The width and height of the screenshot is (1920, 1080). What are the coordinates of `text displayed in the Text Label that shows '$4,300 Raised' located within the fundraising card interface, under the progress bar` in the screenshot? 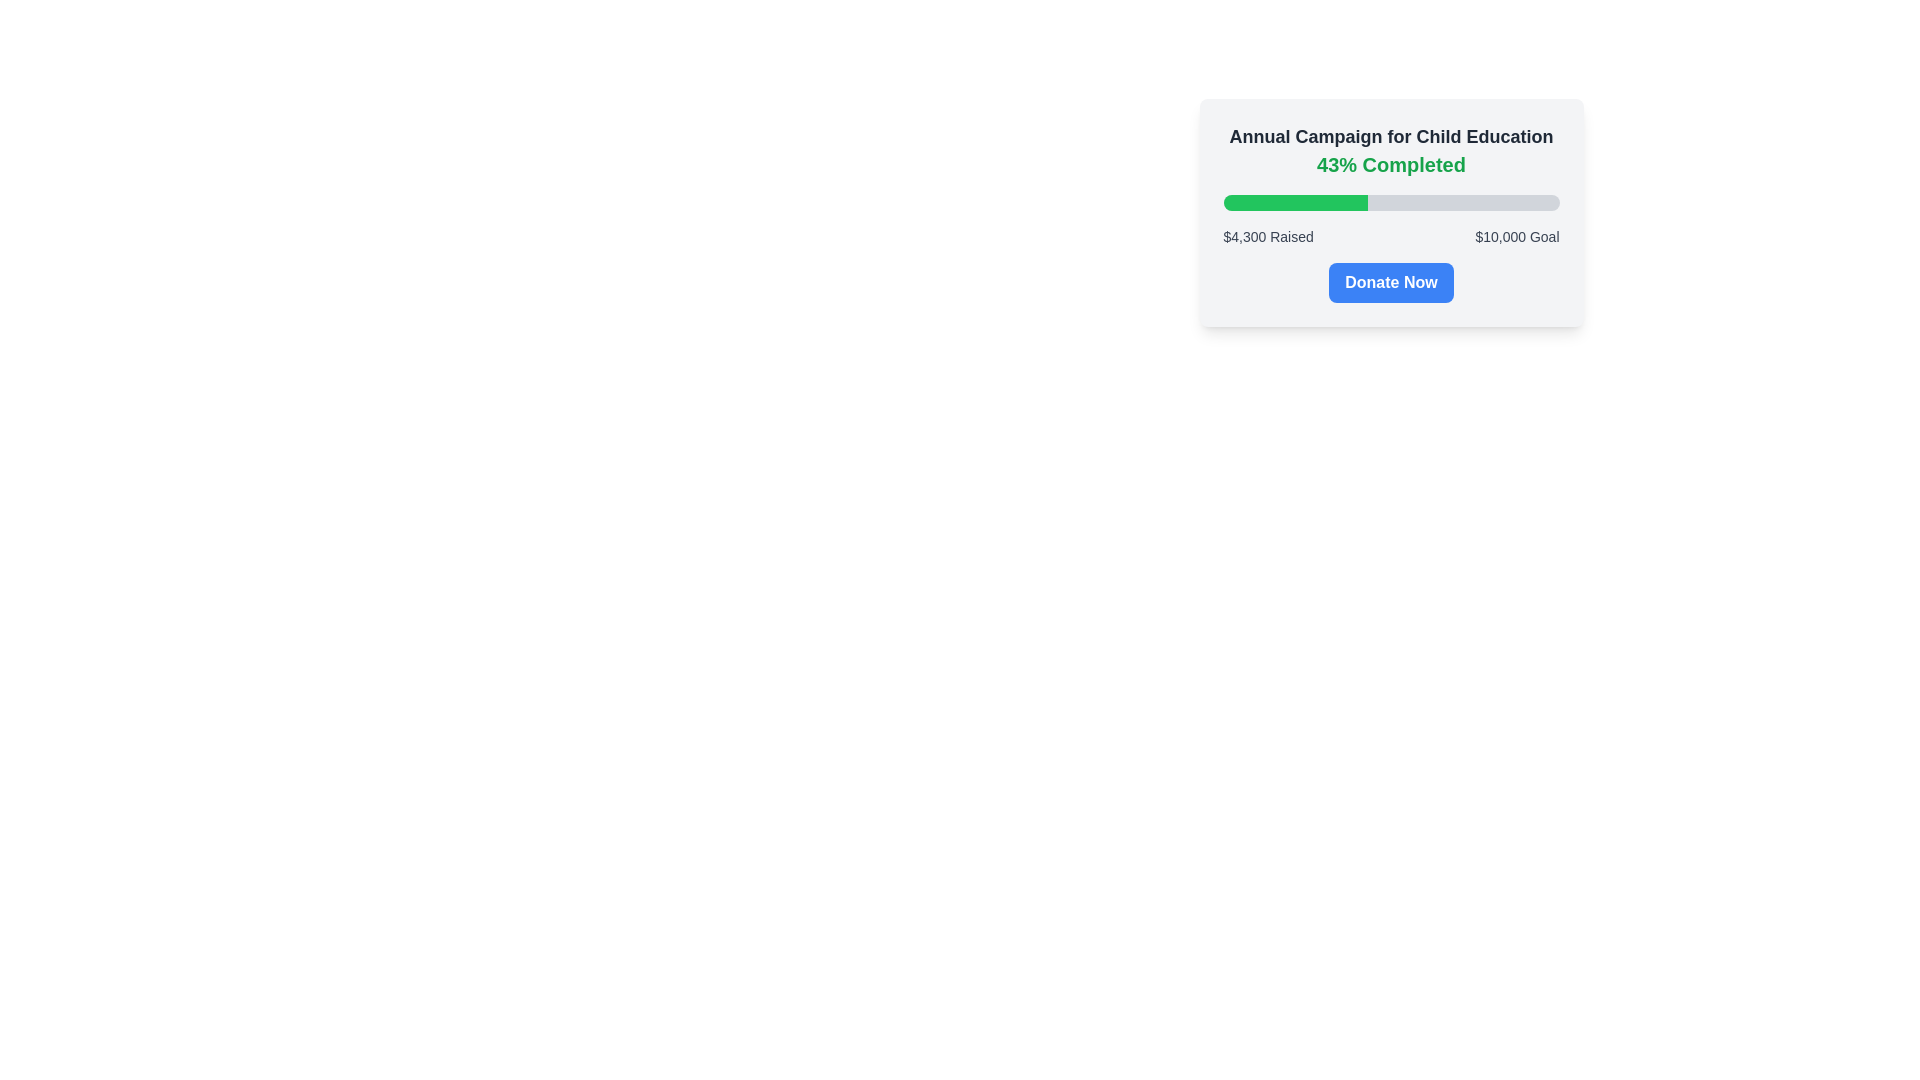 It's located at (1267, 235).